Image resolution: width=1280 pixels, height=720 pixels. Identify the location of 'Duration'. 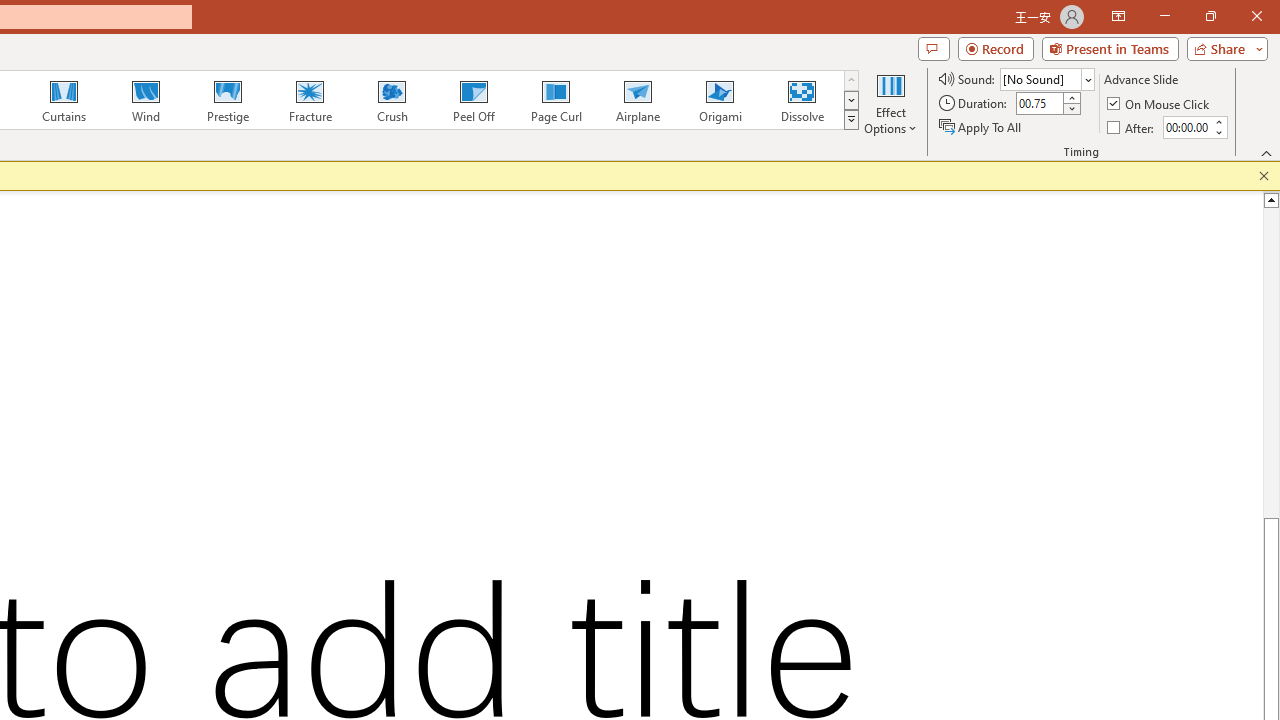
(1040, 103).